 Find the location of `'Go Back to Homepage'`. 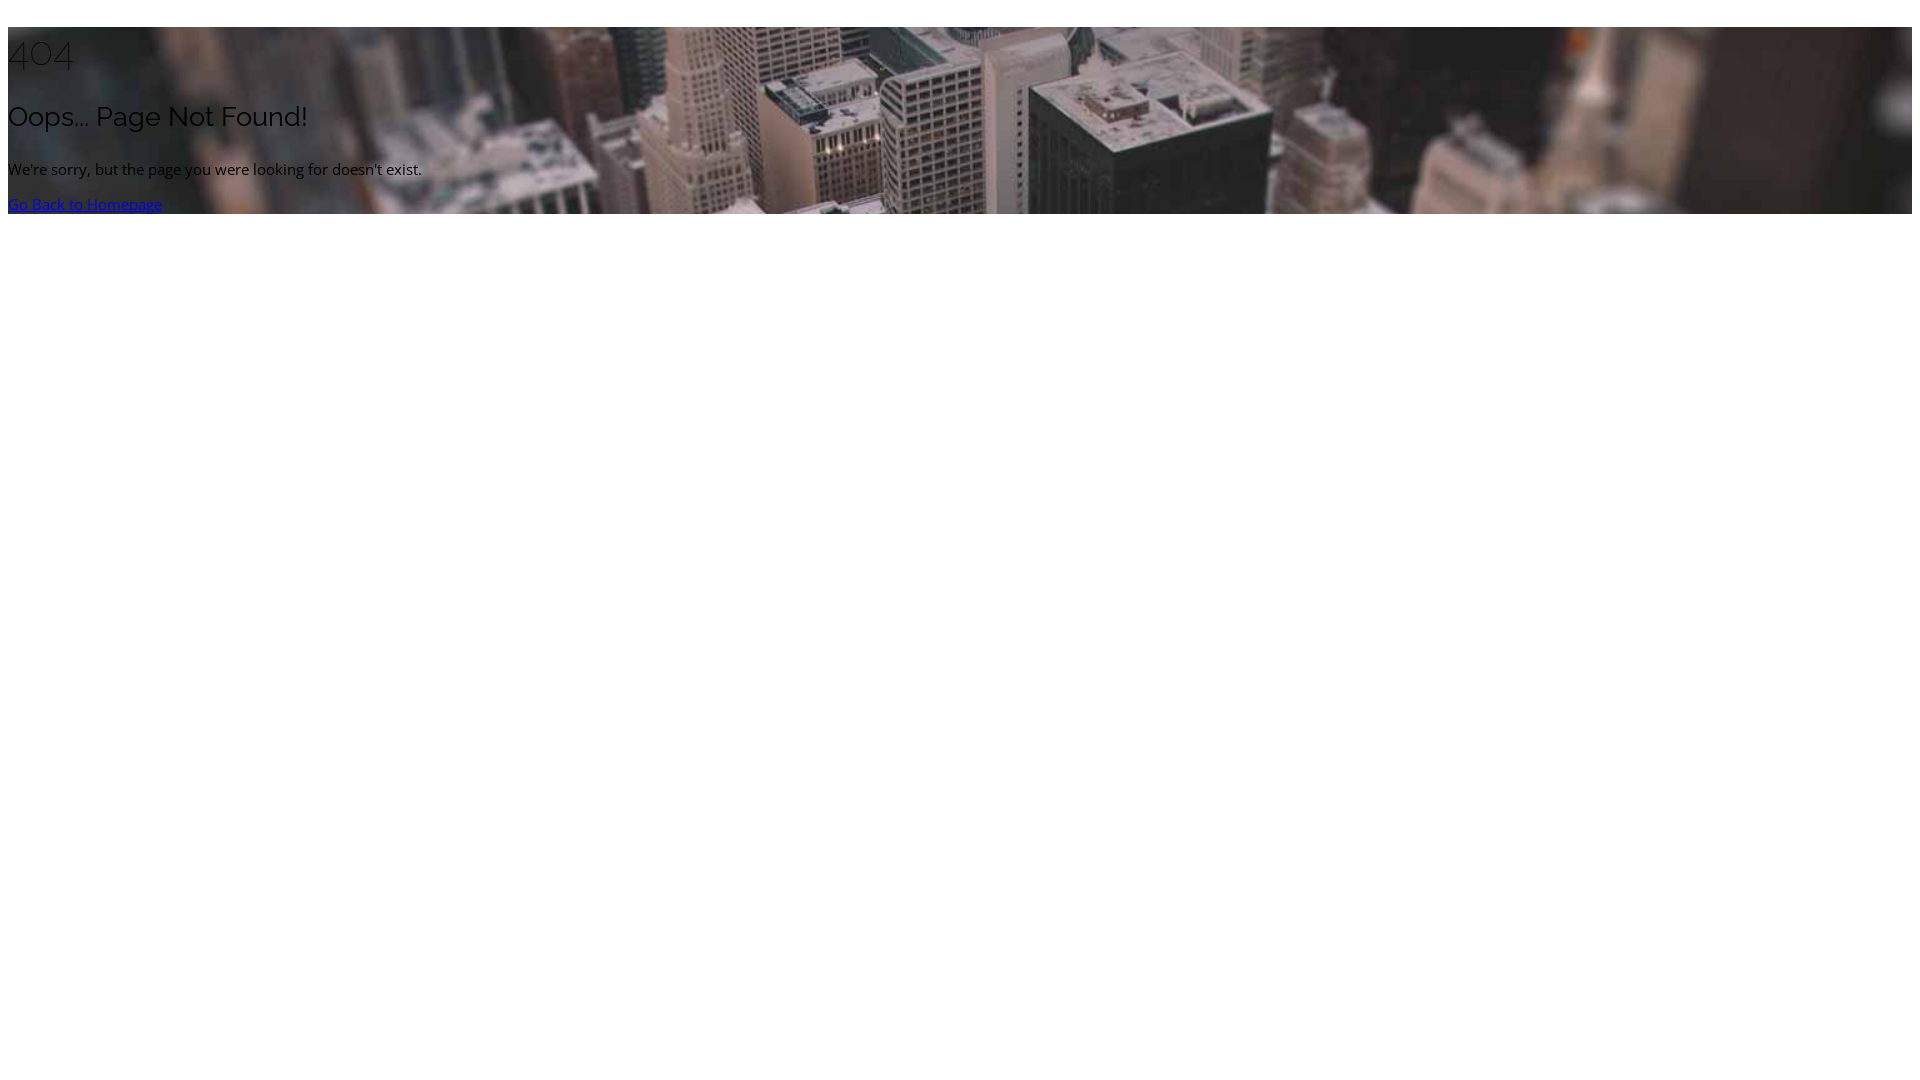

'Go Back to Homepage' is located at coordinates (84, 204).